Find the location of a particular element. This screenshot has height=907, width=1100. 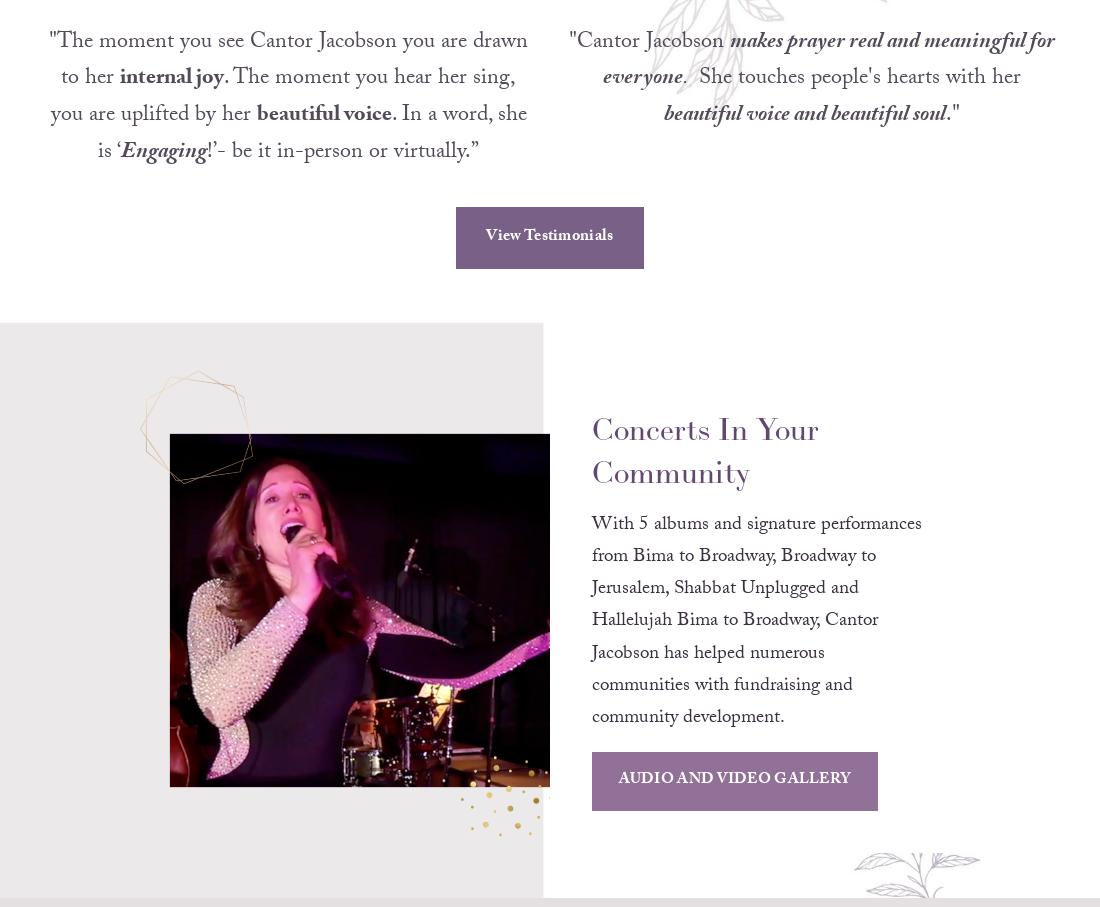

'Engaging' is located at coordinates (121, 178).